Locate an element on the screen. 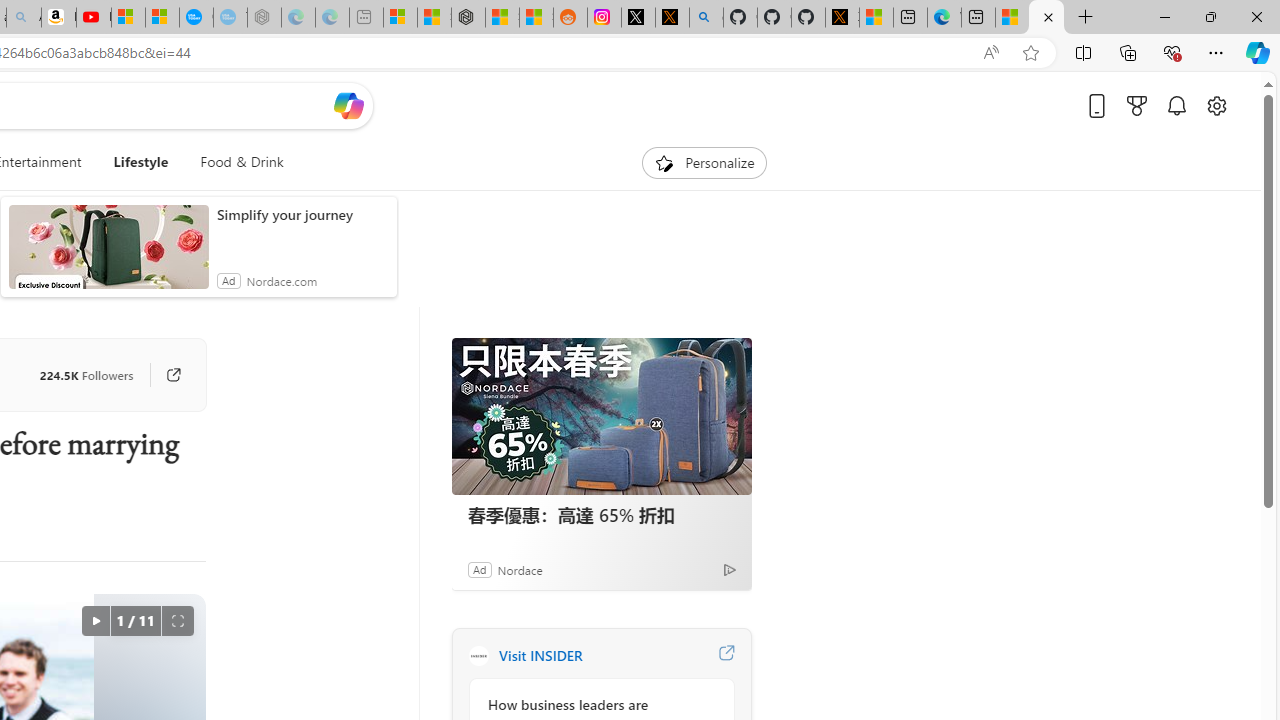 This screenshot has width=1280, height=720. 'INSIDER' is located at coordinates (477, 655).